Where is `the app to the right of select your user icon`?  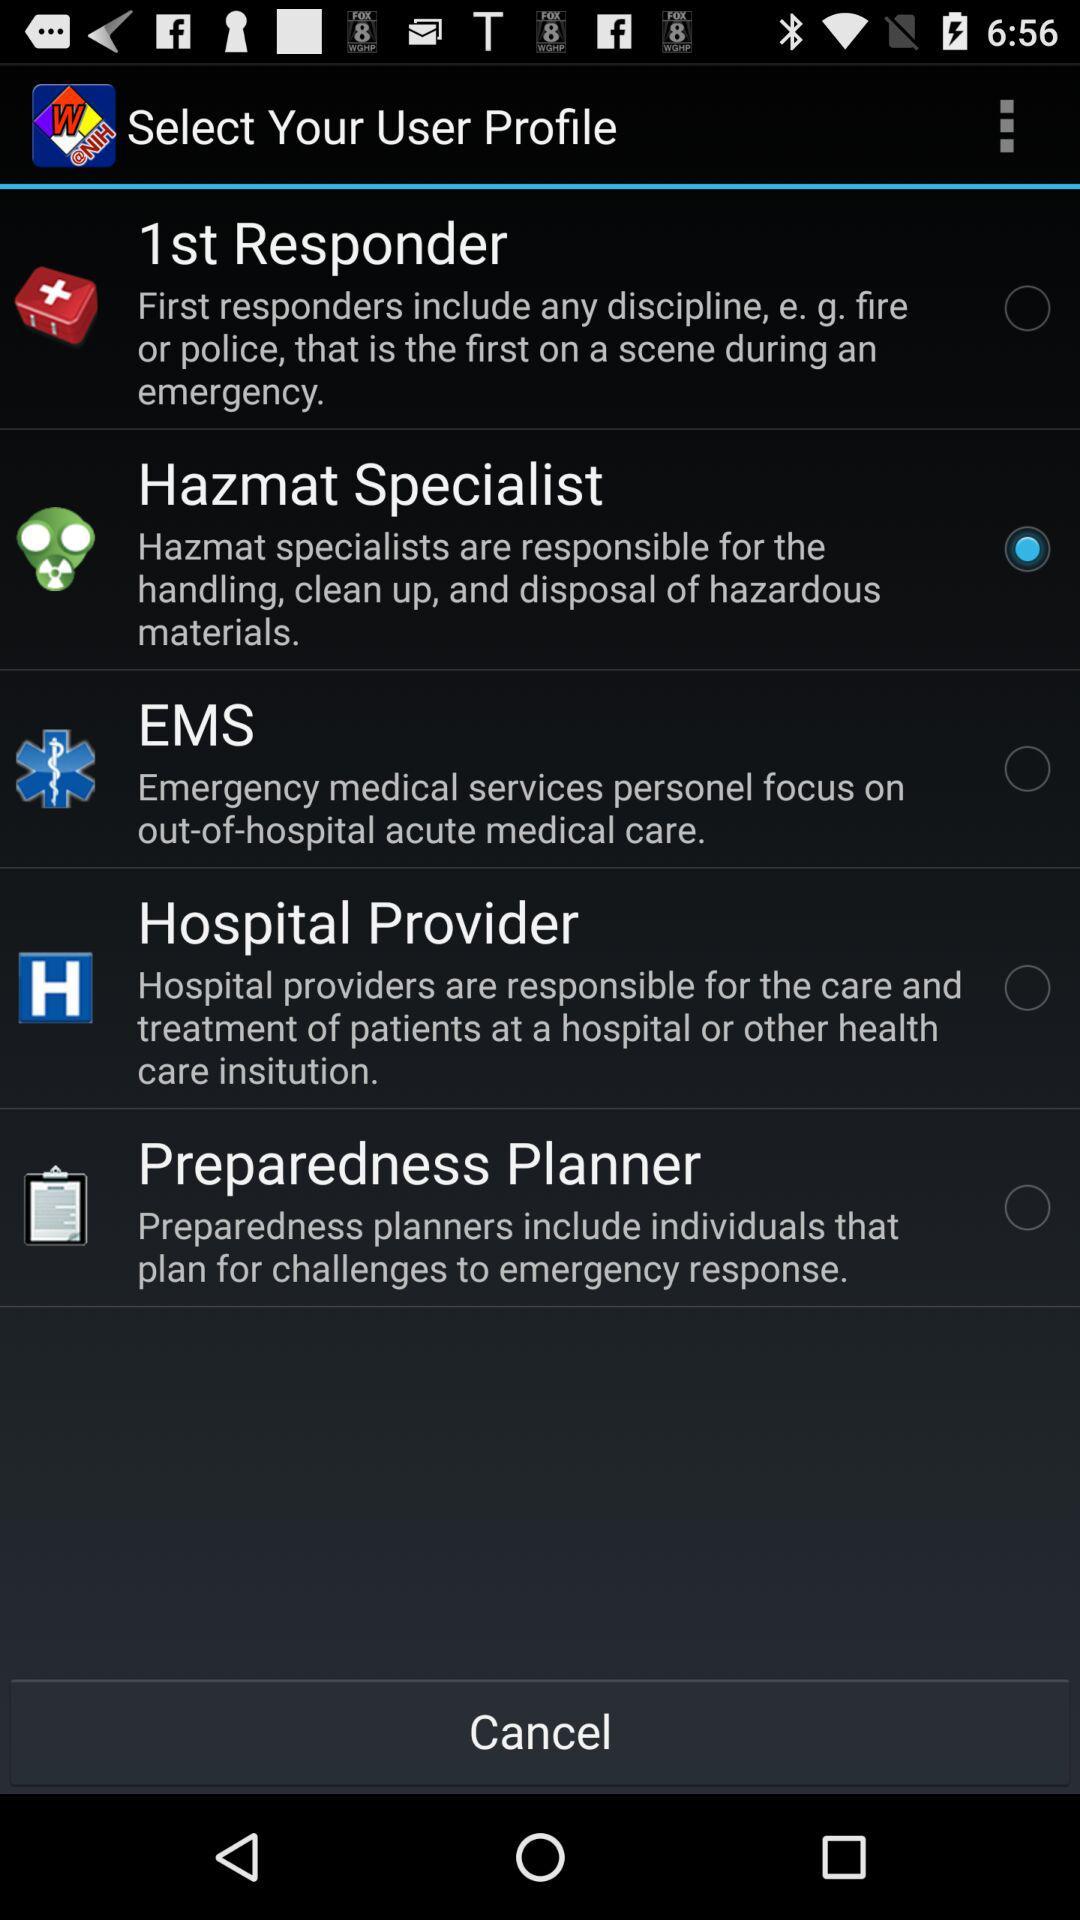
the app to the right of select your user icon is located at coordinates (1006, 124).